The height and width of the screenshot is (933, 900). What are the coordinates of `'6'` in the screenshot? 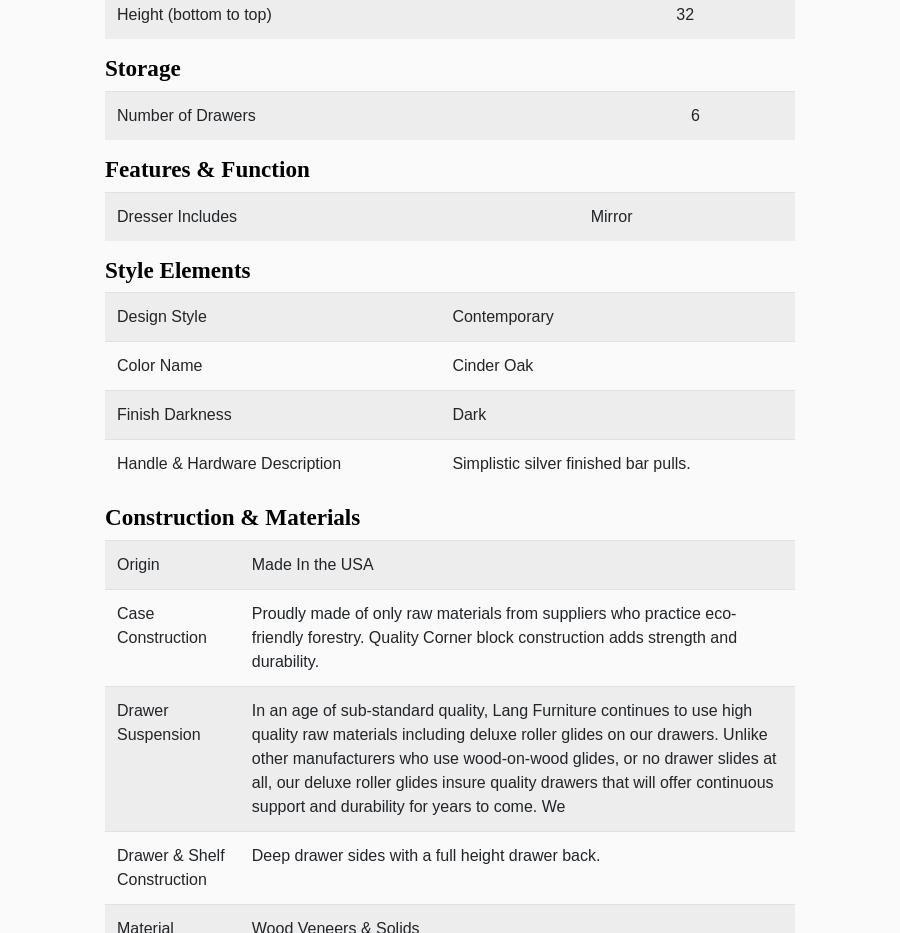 It's located at (693, 113).